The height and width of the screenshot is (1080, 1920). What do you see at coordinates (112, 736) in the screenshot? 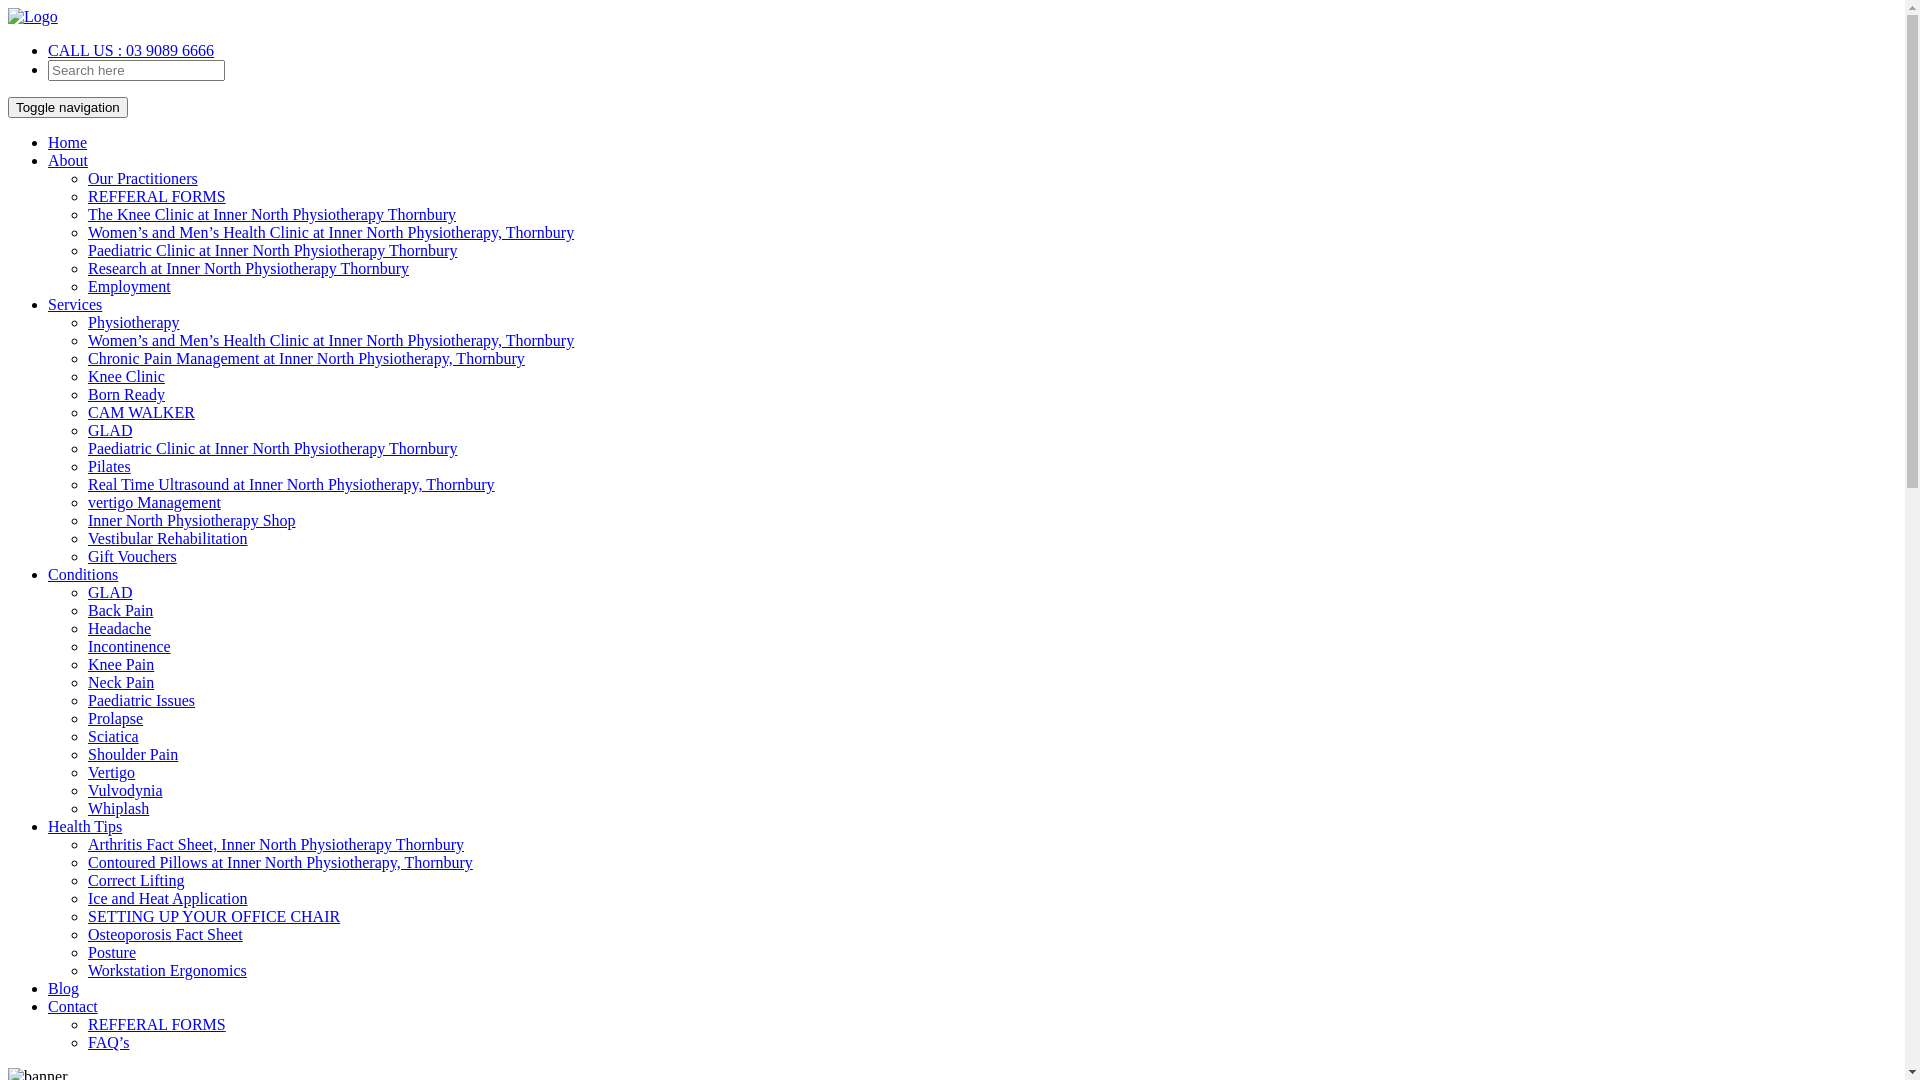
I see `'Sciatica'` at bounding box center [112, 736].